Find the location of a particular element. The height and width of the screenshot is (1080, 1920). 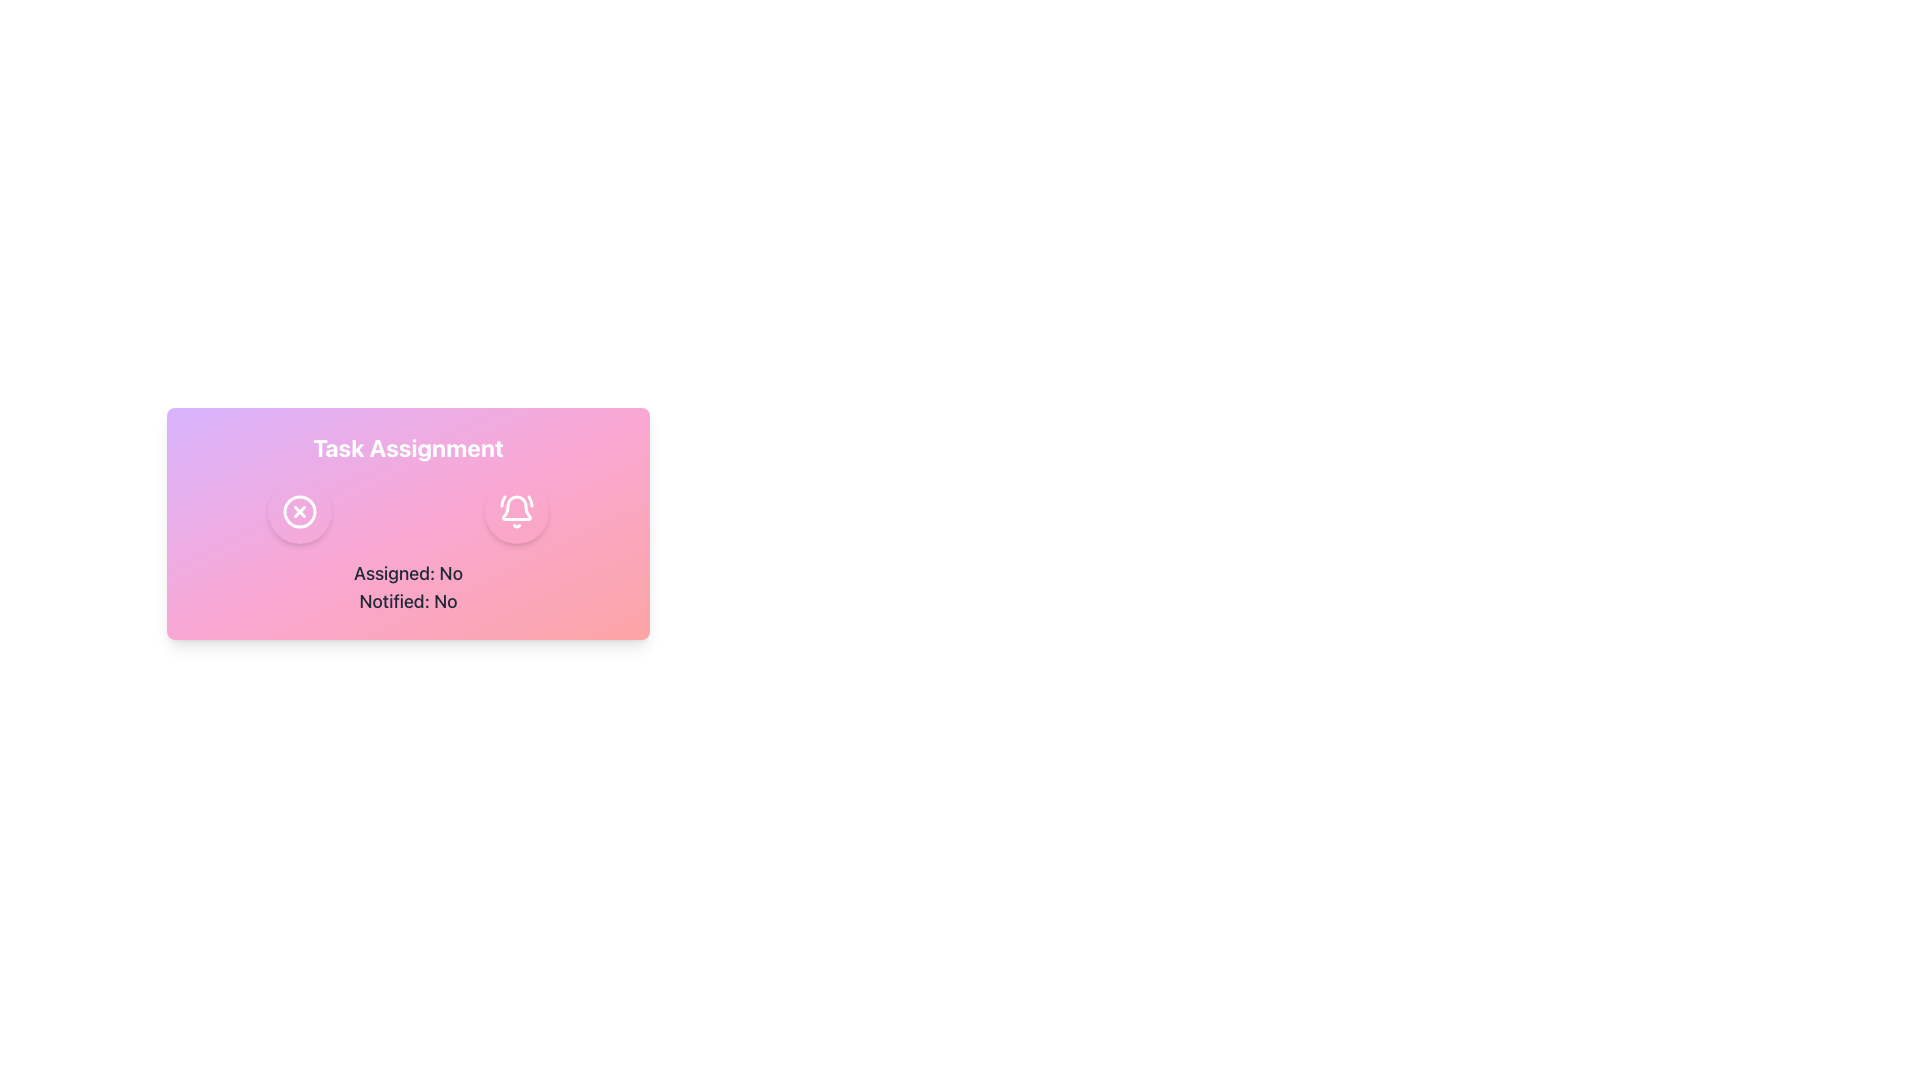

the notification toggle button, which is the second button from the left in the bottom-right of the pink 'Task Assignment' card is located at coordinates (517, 511).